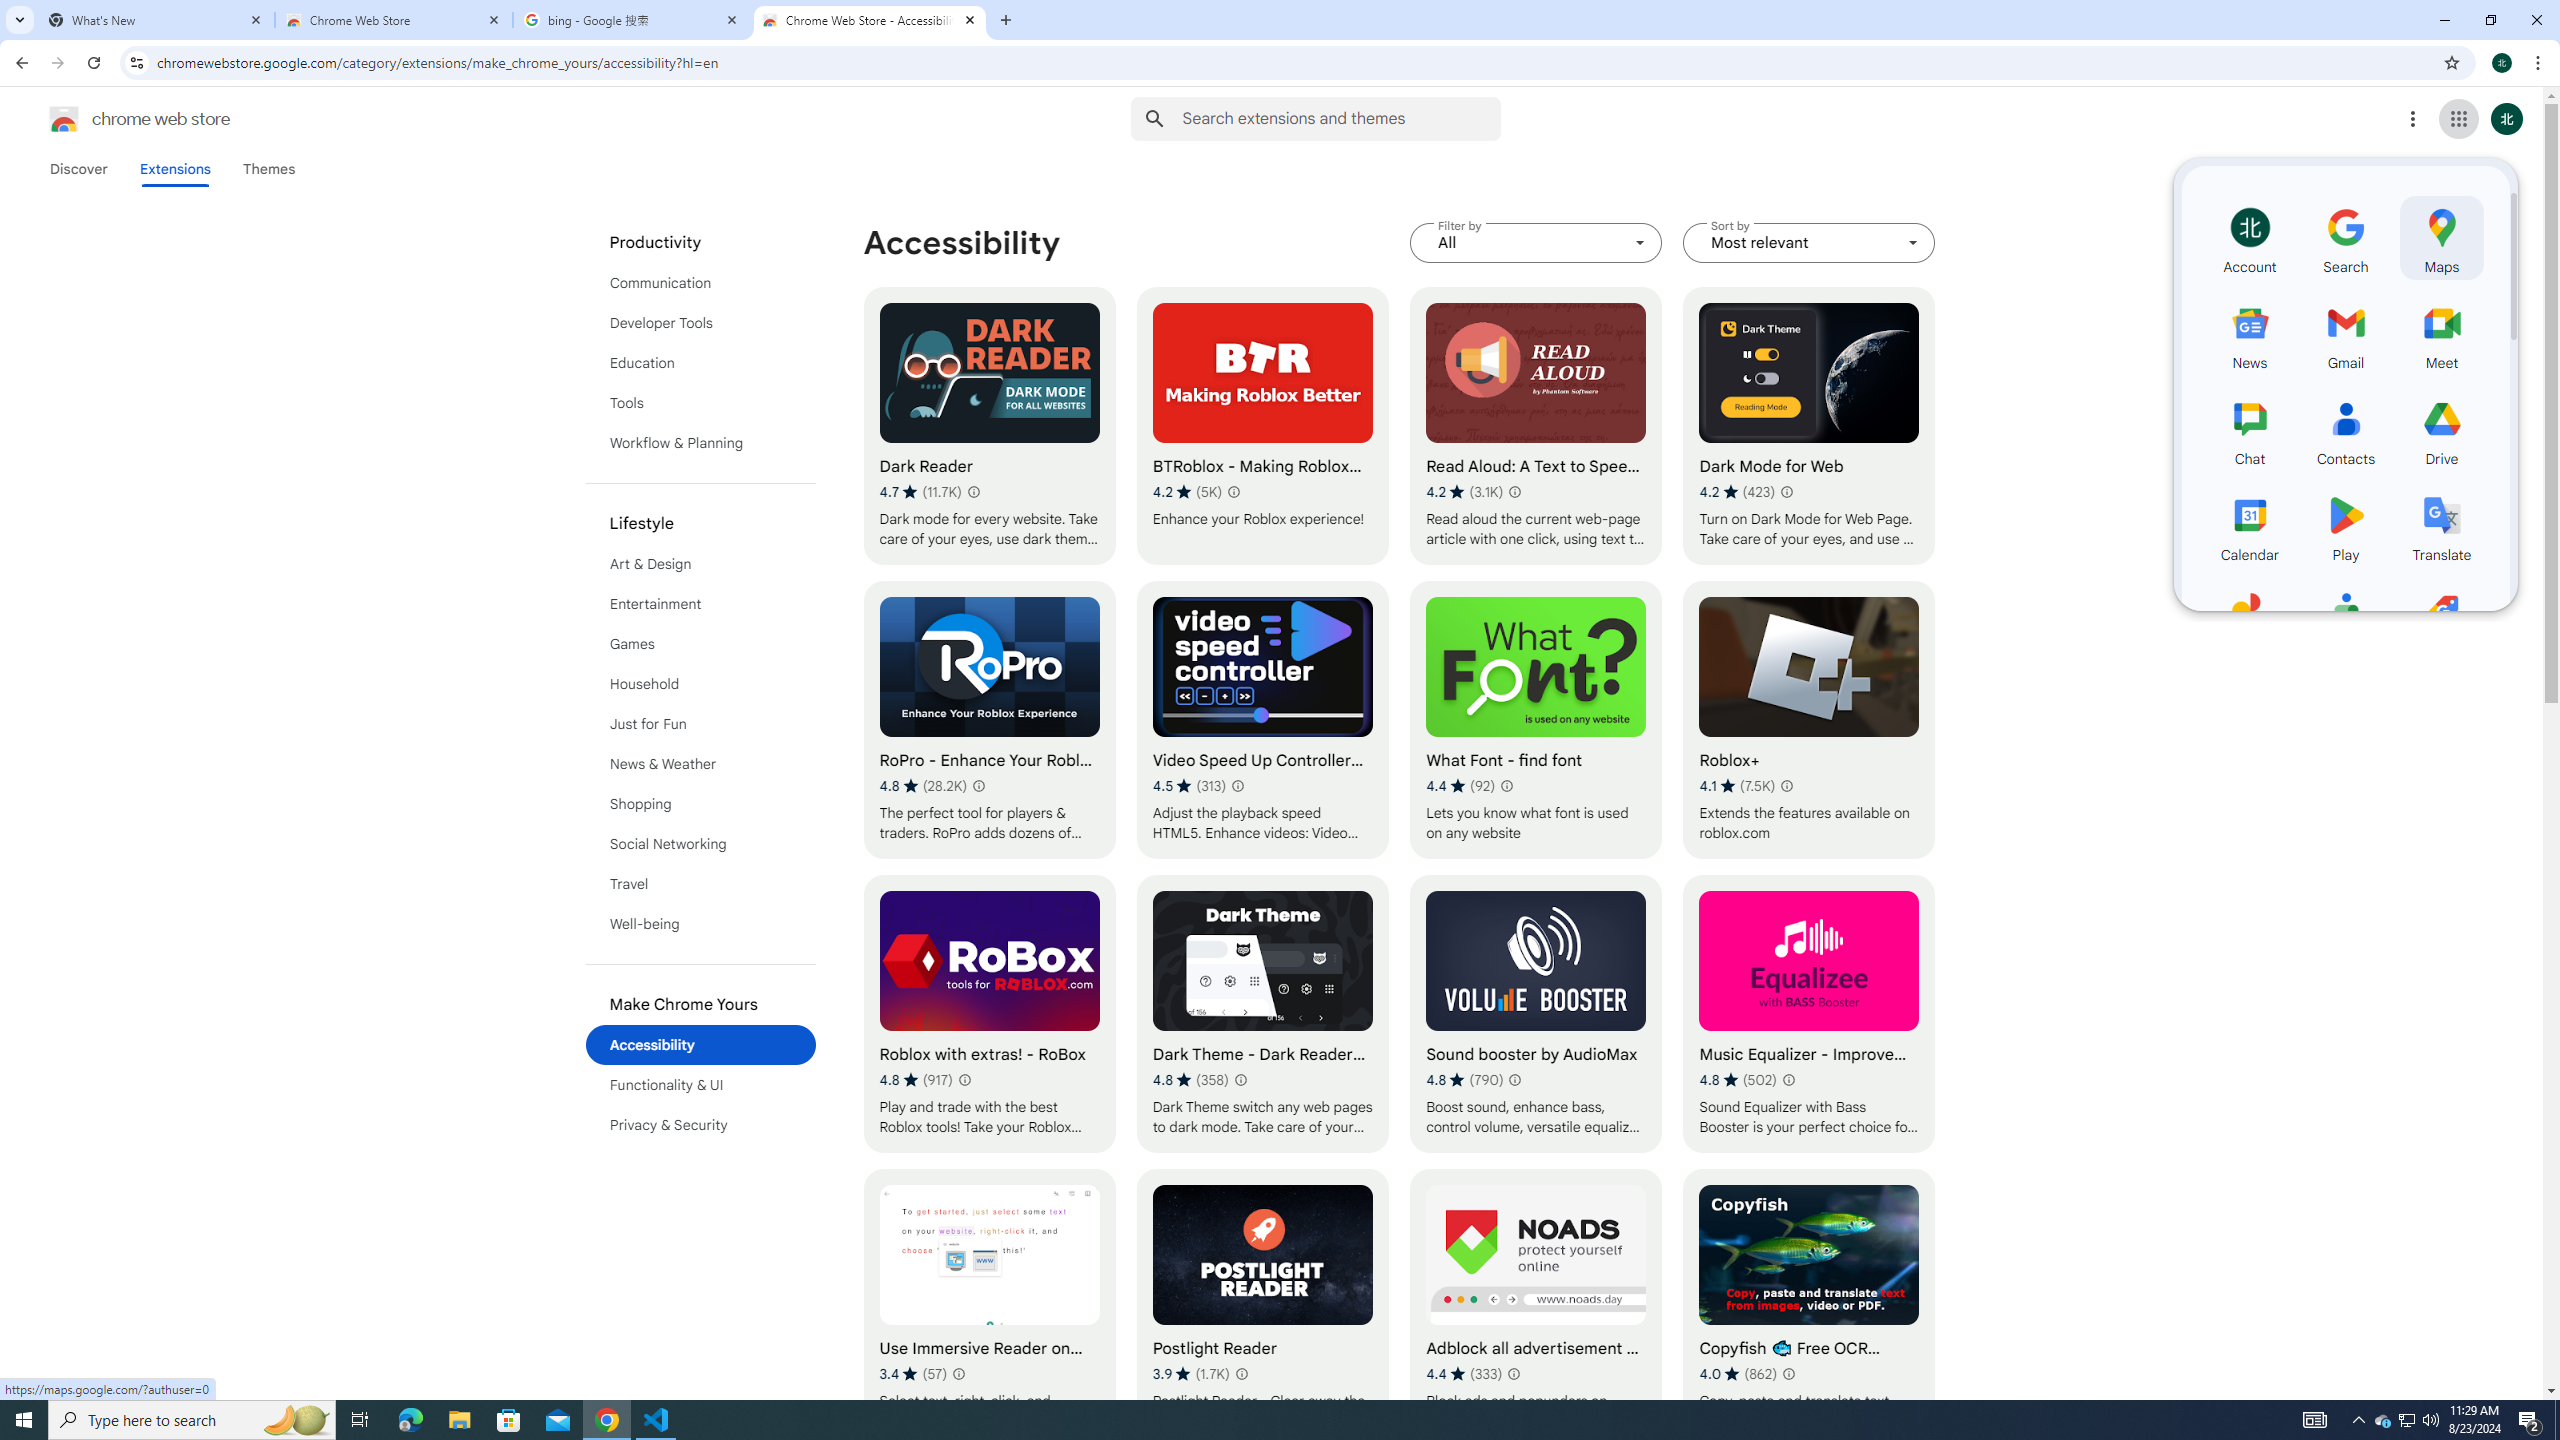 This screenshot has height=1440, width=2560. I want to click on 'Average rating 3.9 out of 5 stars. 1.7K ratings.', so click(1190, 1372).